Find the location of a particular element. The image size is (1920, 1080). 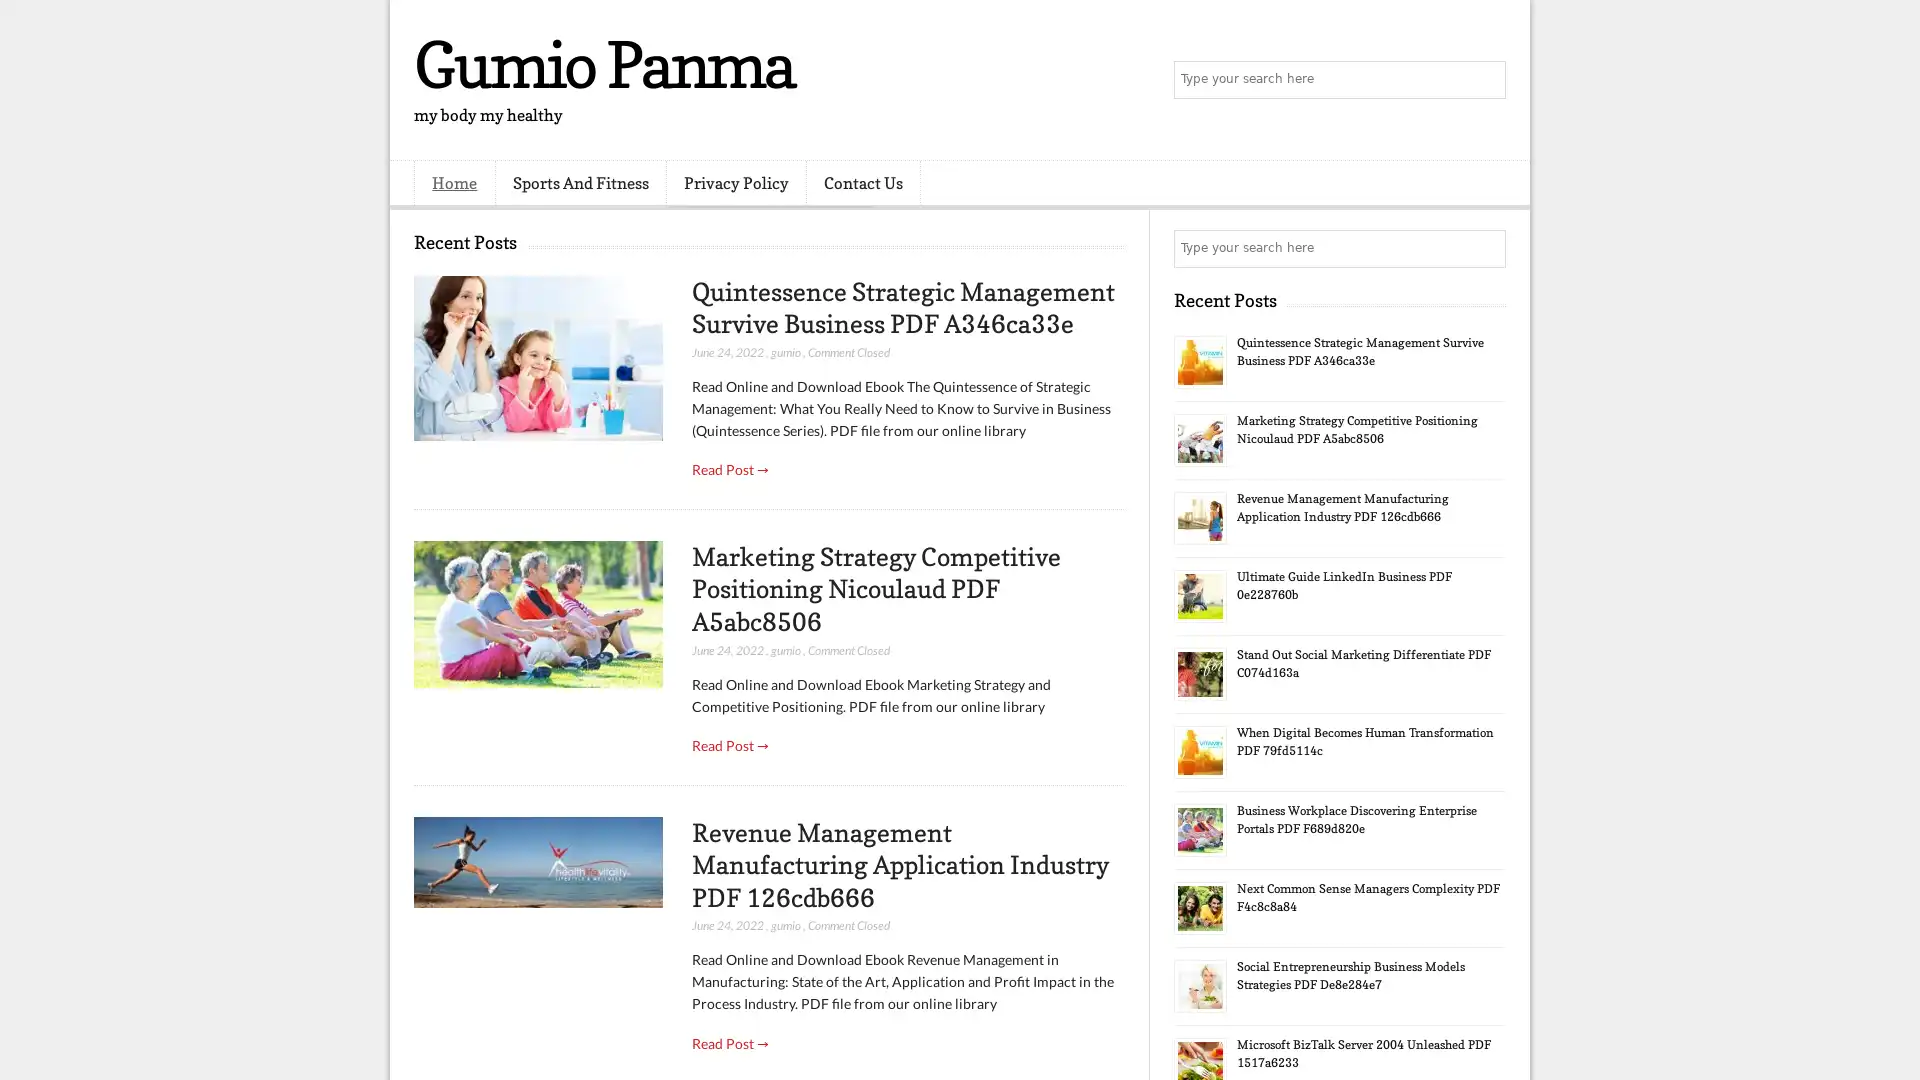

Search is located at coordinates (1485, 248).